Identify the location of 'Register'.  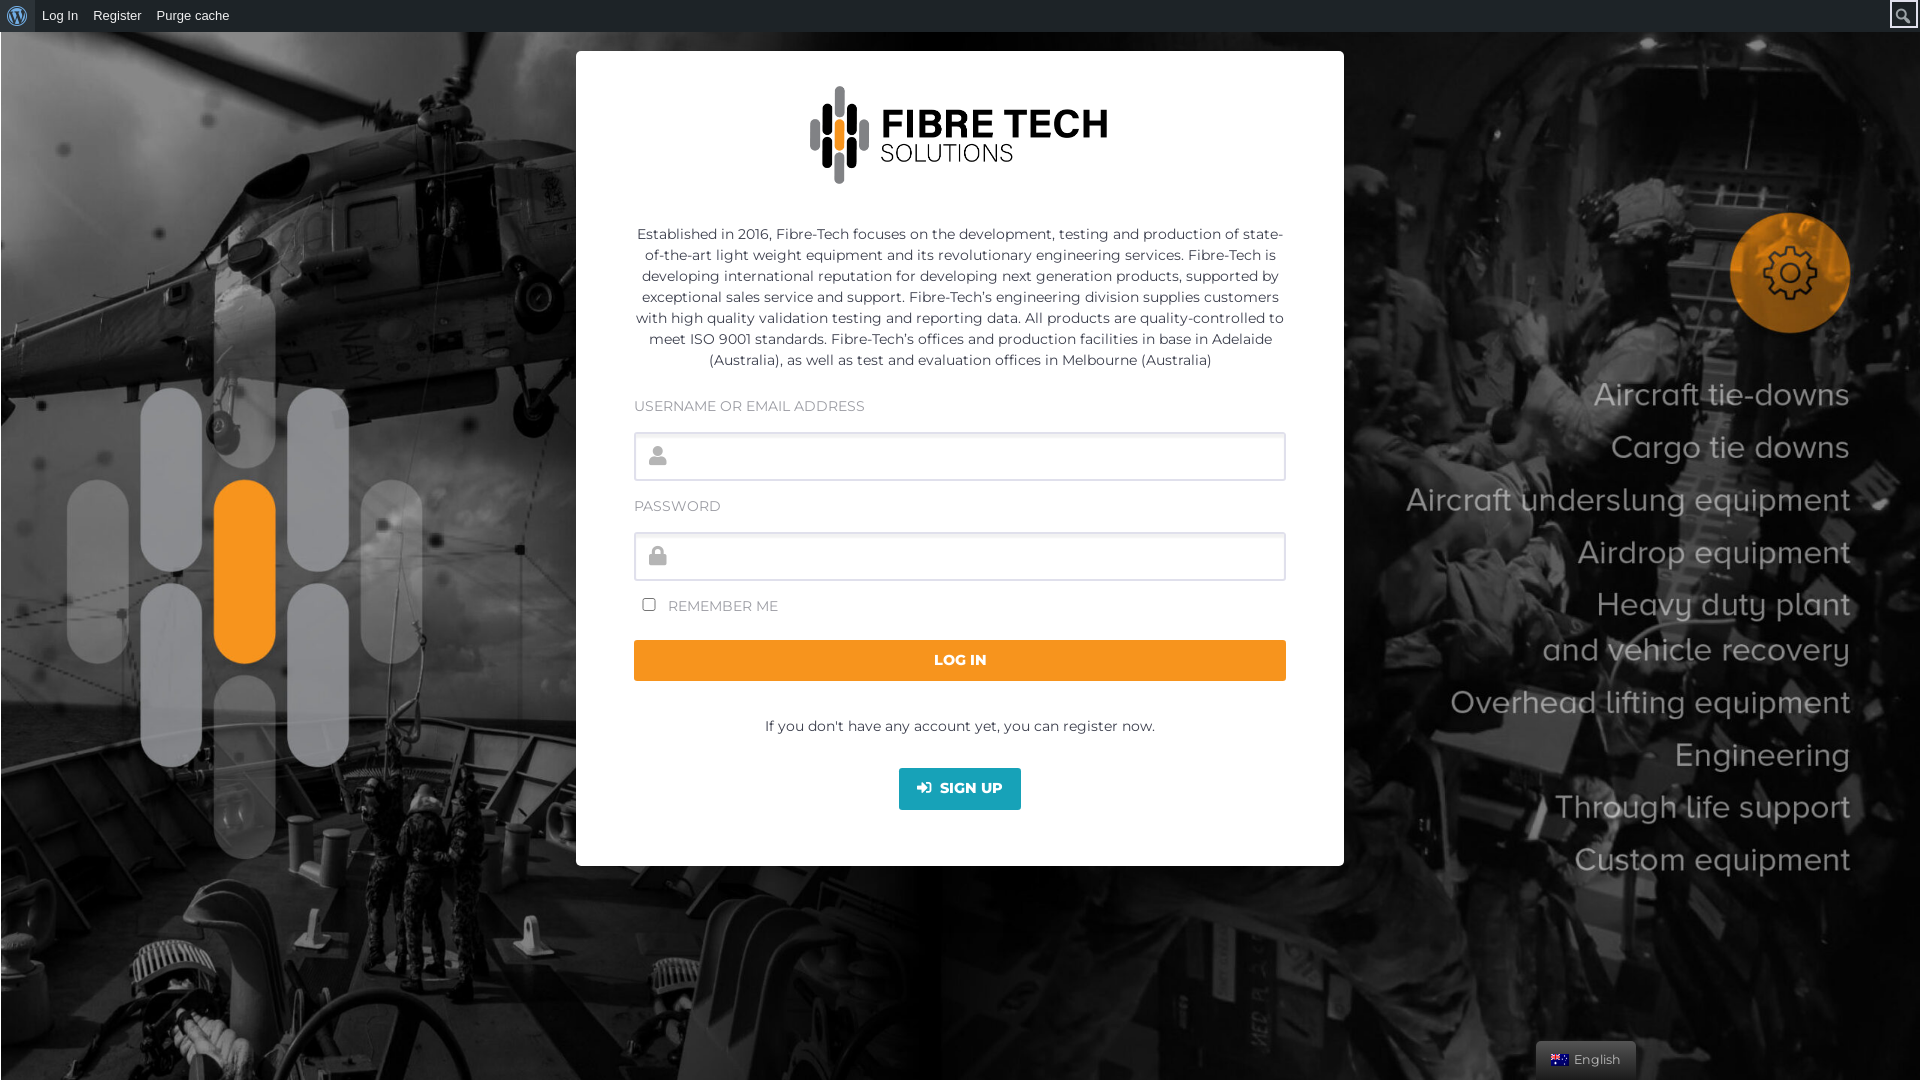
(85, 15).